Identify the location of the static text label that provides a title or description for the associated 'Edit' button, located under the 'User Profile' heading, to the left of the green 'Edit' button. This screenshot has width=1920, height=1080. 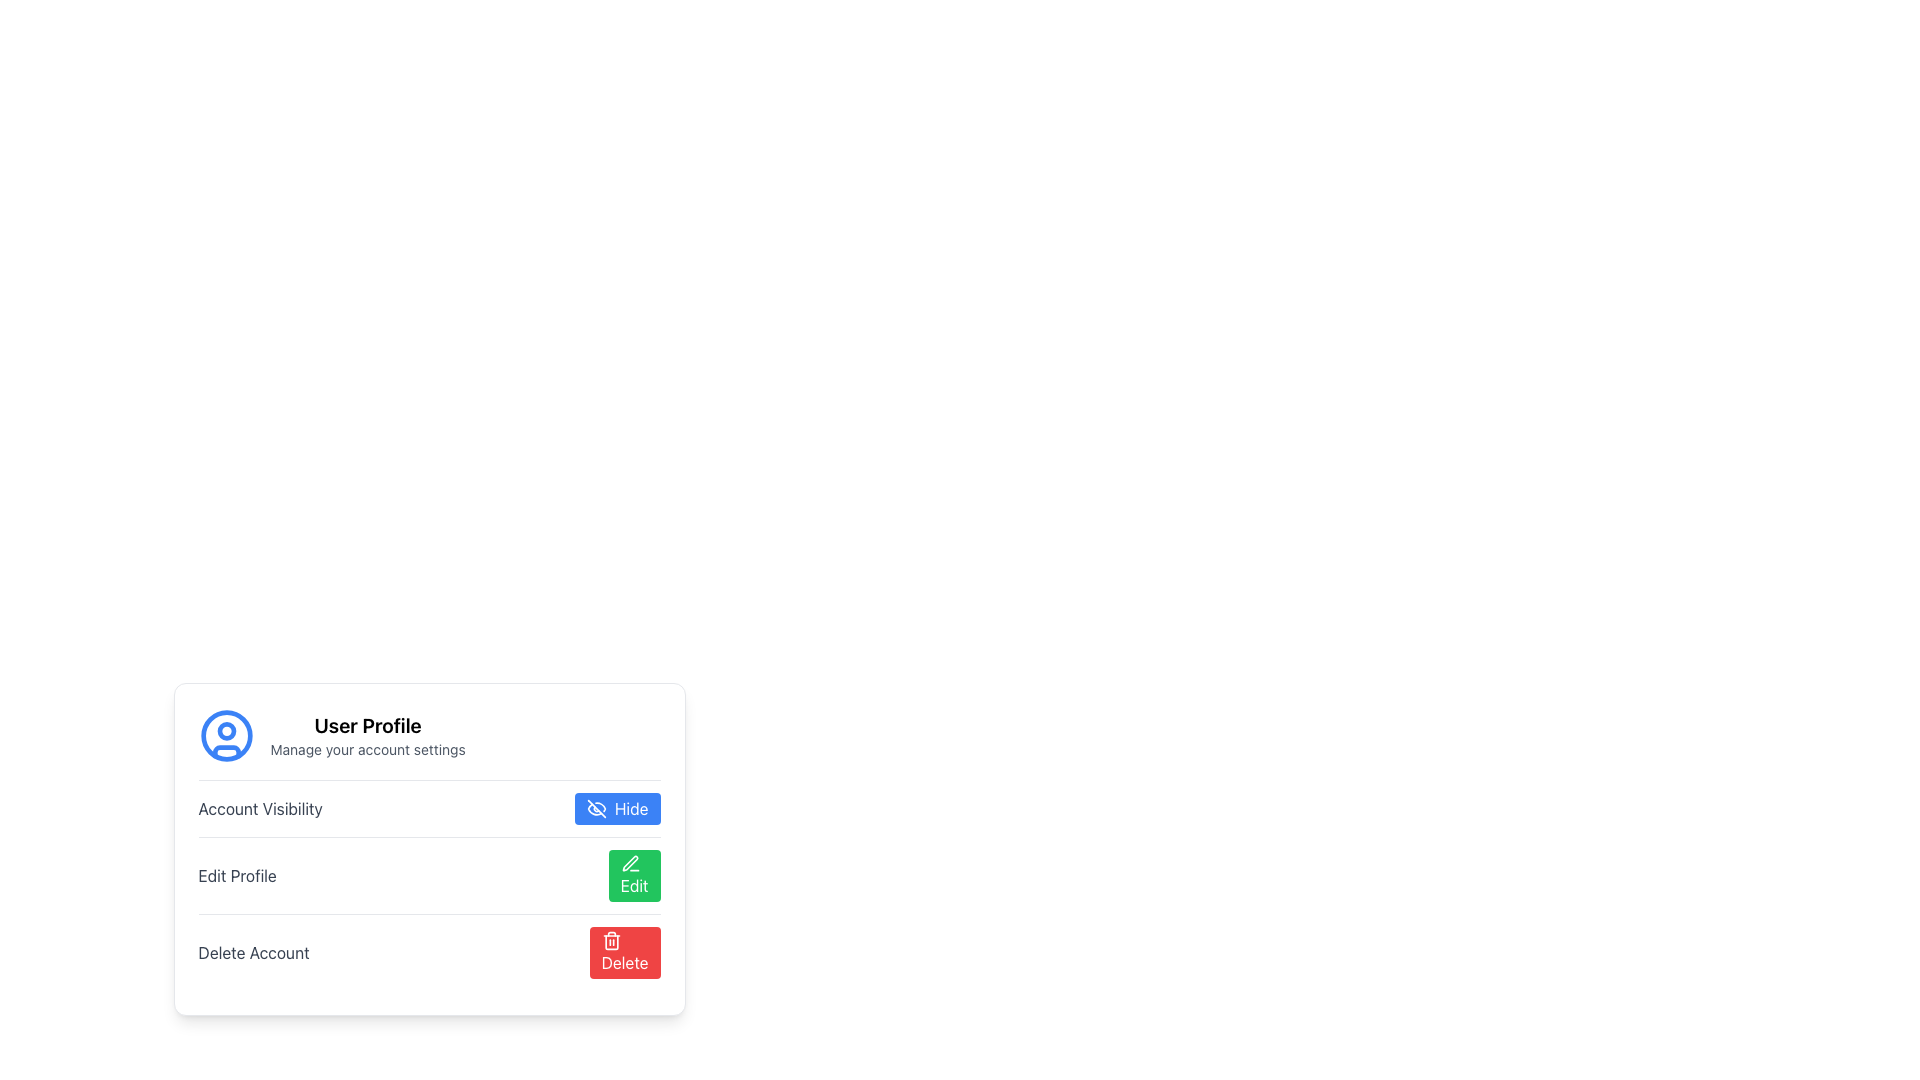
(237, 874).